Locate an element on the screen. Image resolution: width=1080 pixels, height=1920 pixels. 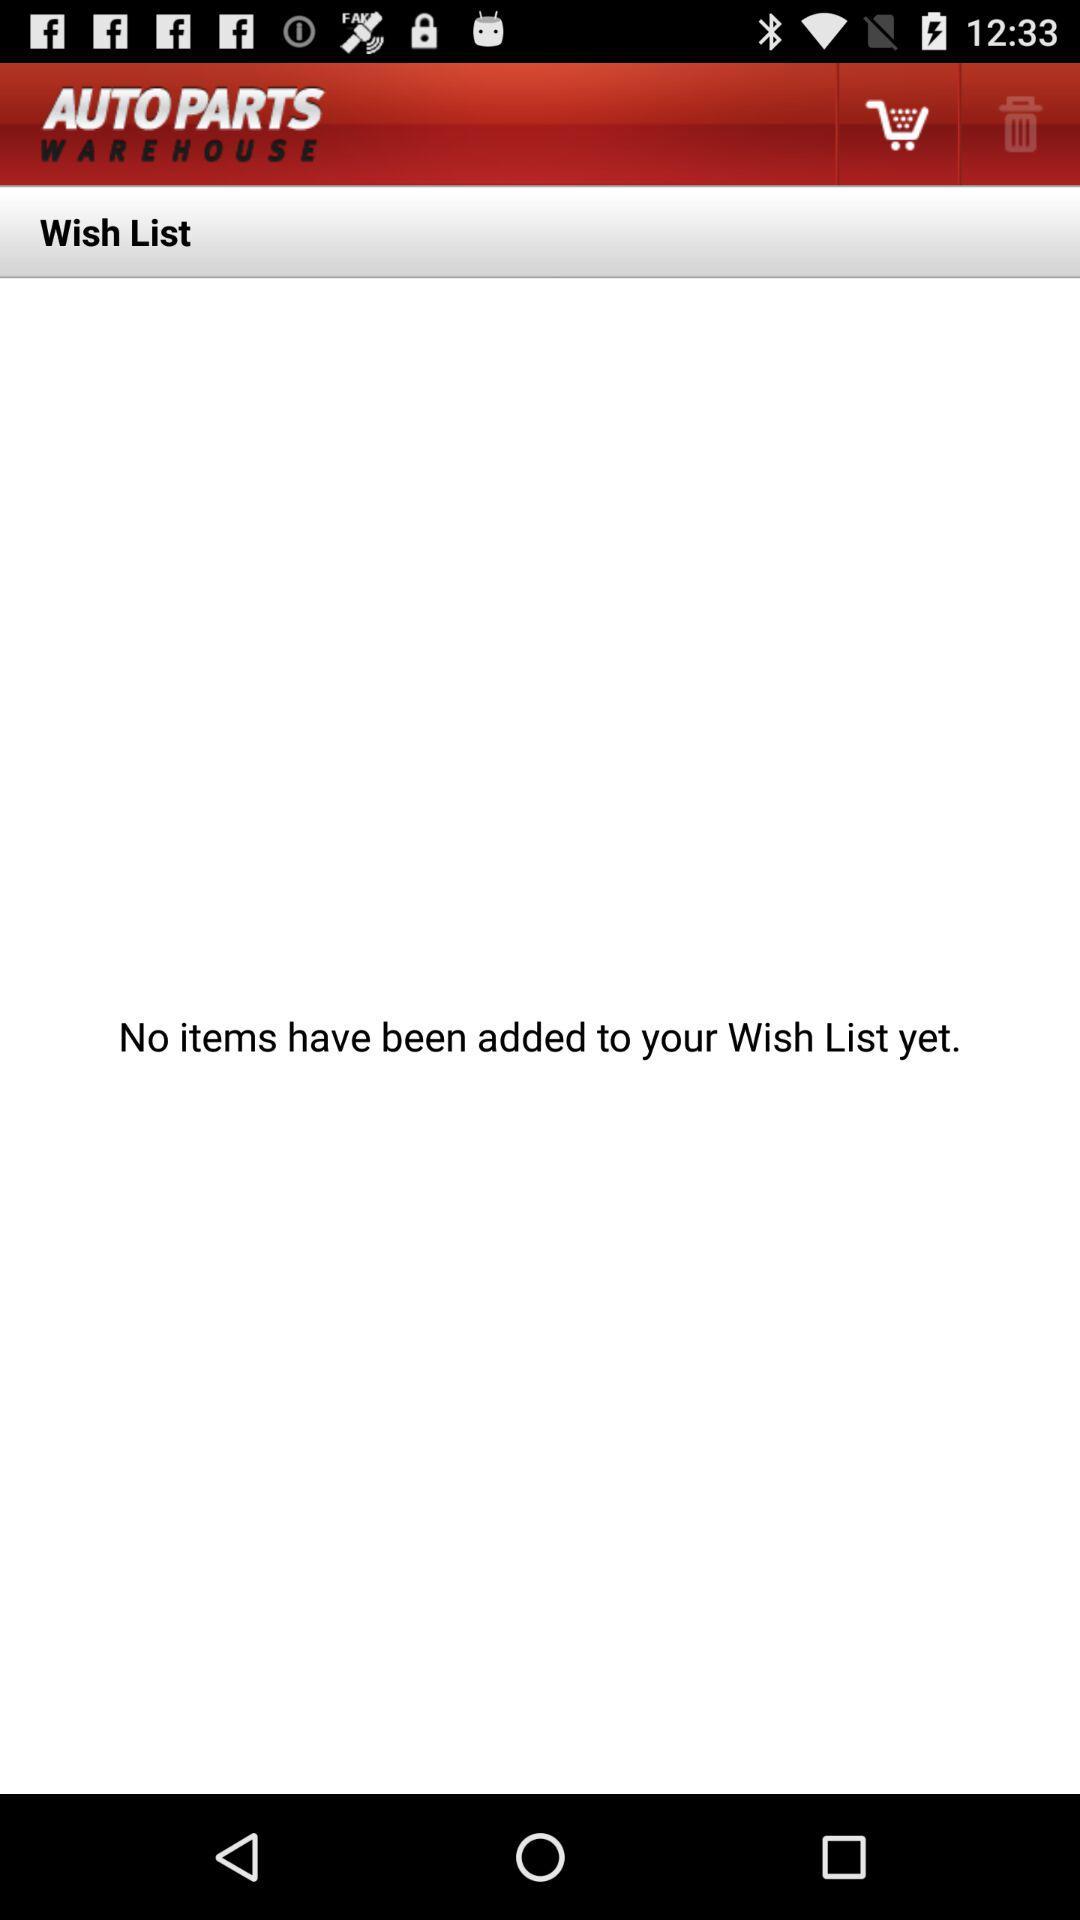
the cart icon is located at coordinates (895, 131).